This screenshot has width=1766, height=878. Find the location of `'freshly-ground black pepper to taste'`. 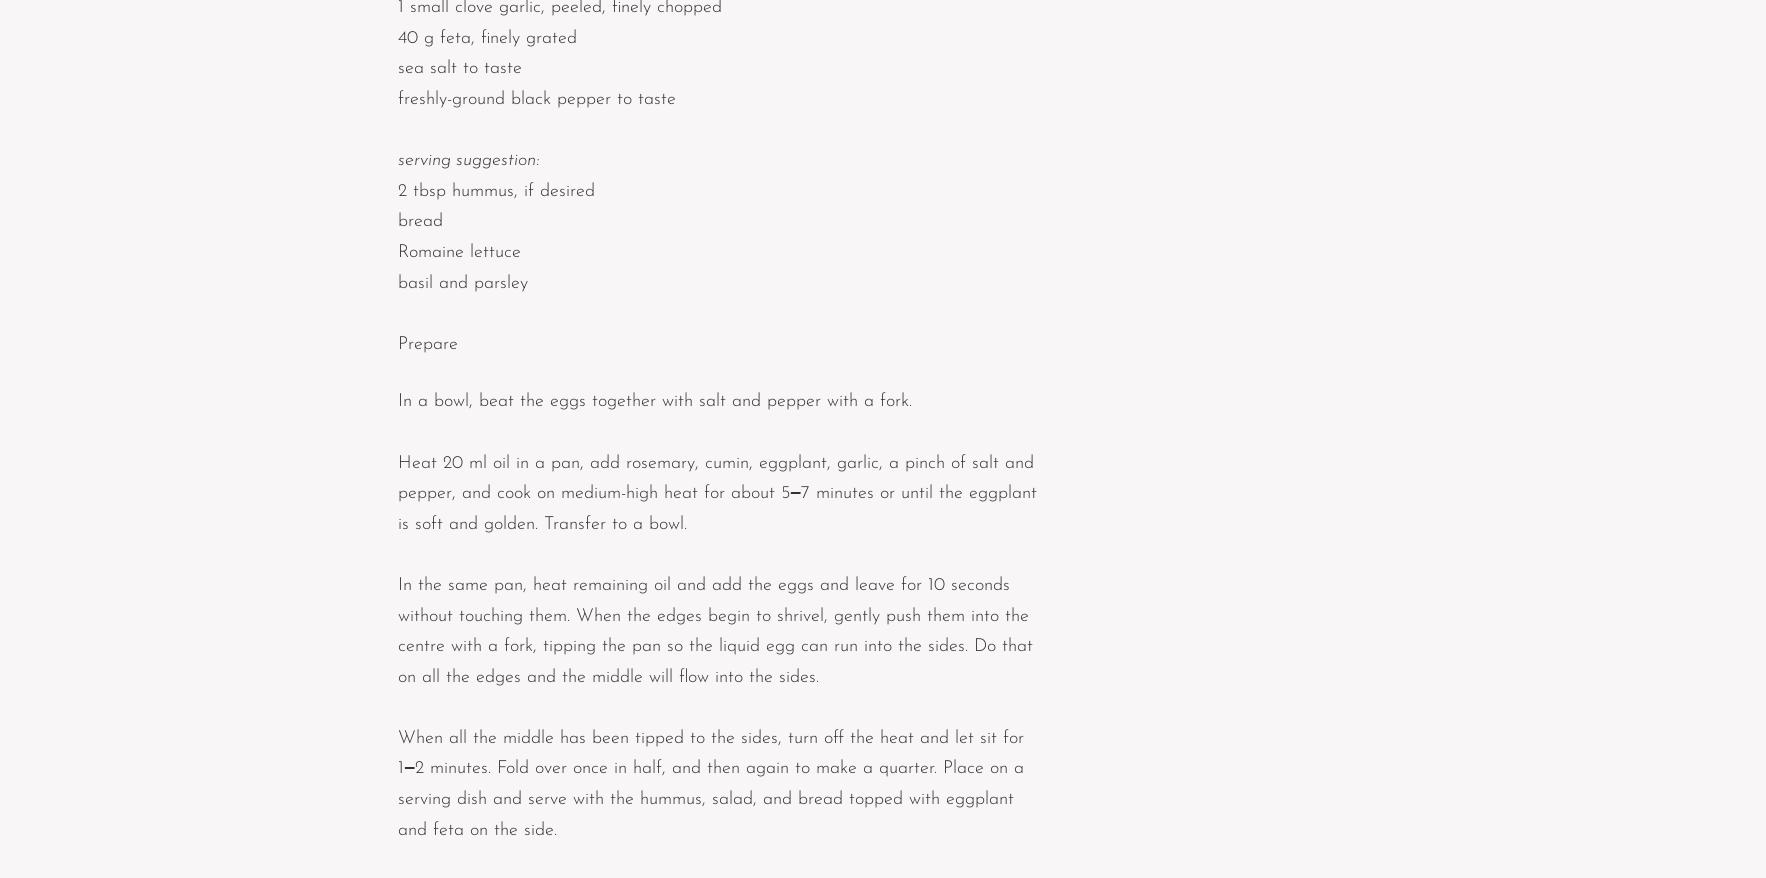

'freshly-ground black pepper to taste' is located at coordinates (397, 98).